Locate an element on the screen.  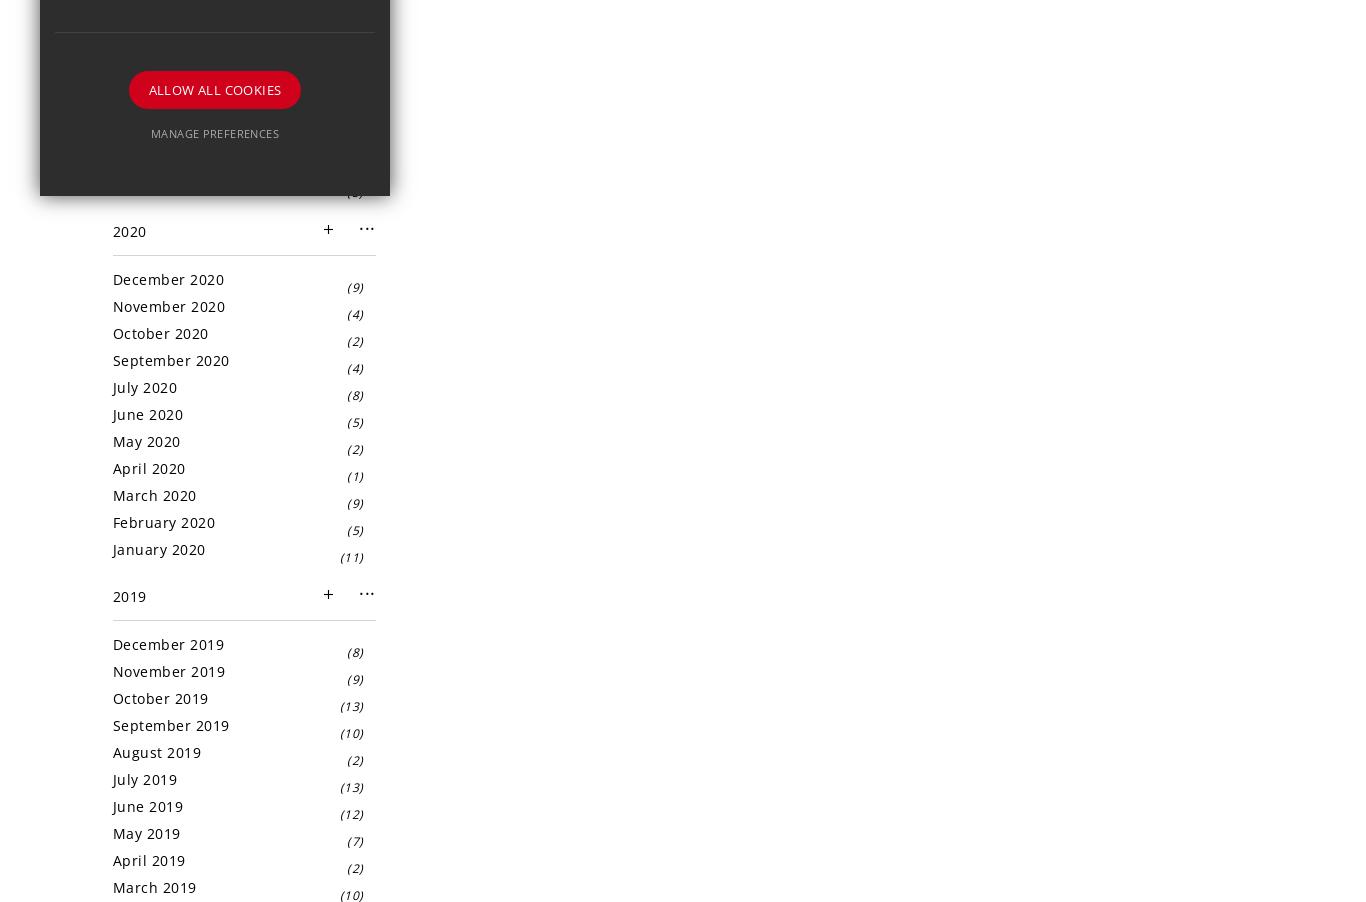
'(12)' is located at coordinates (350, 813).